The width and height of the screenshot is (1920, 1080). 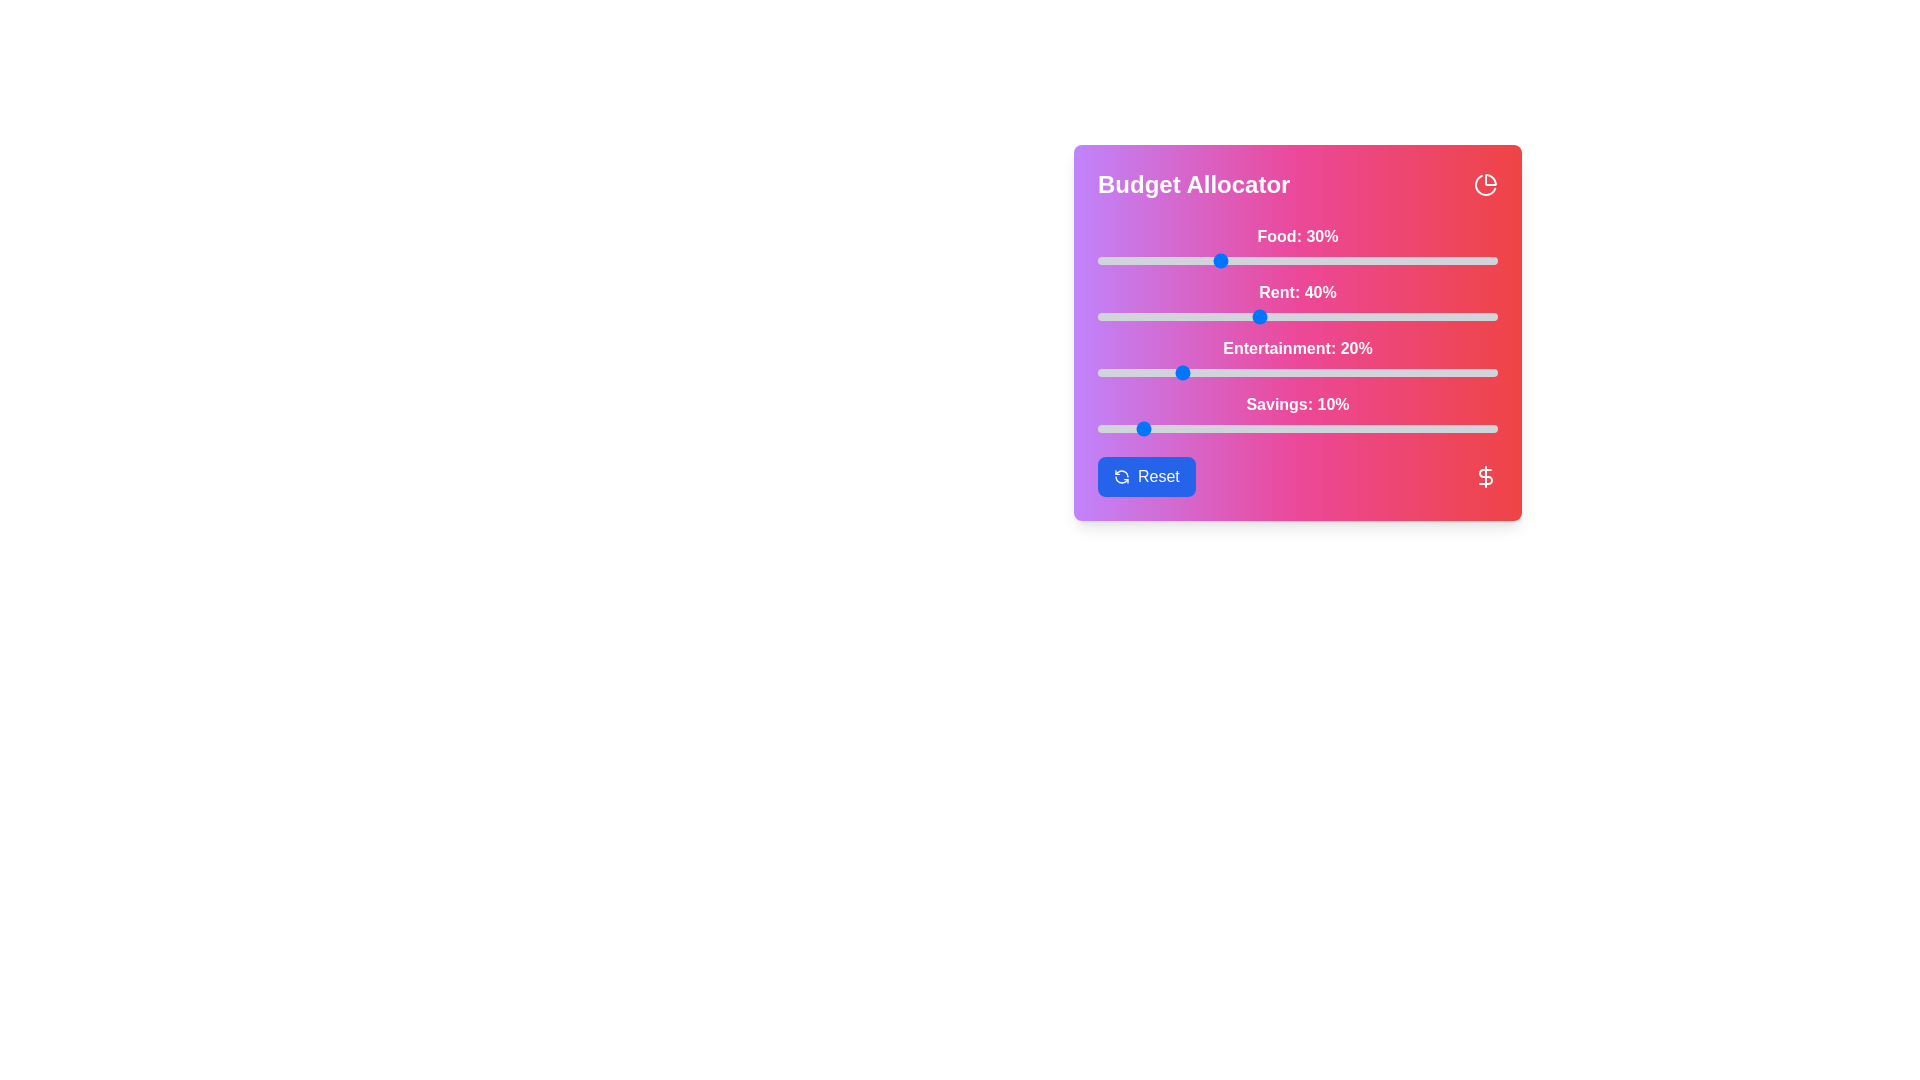 What do you see at coordinates (1486, 185) in the screenshot?
I see `the pie chart icon located in the top-right corner of the interface, adjacent to the title 'Budget Allocator'` at bounding box center [1486, 185].